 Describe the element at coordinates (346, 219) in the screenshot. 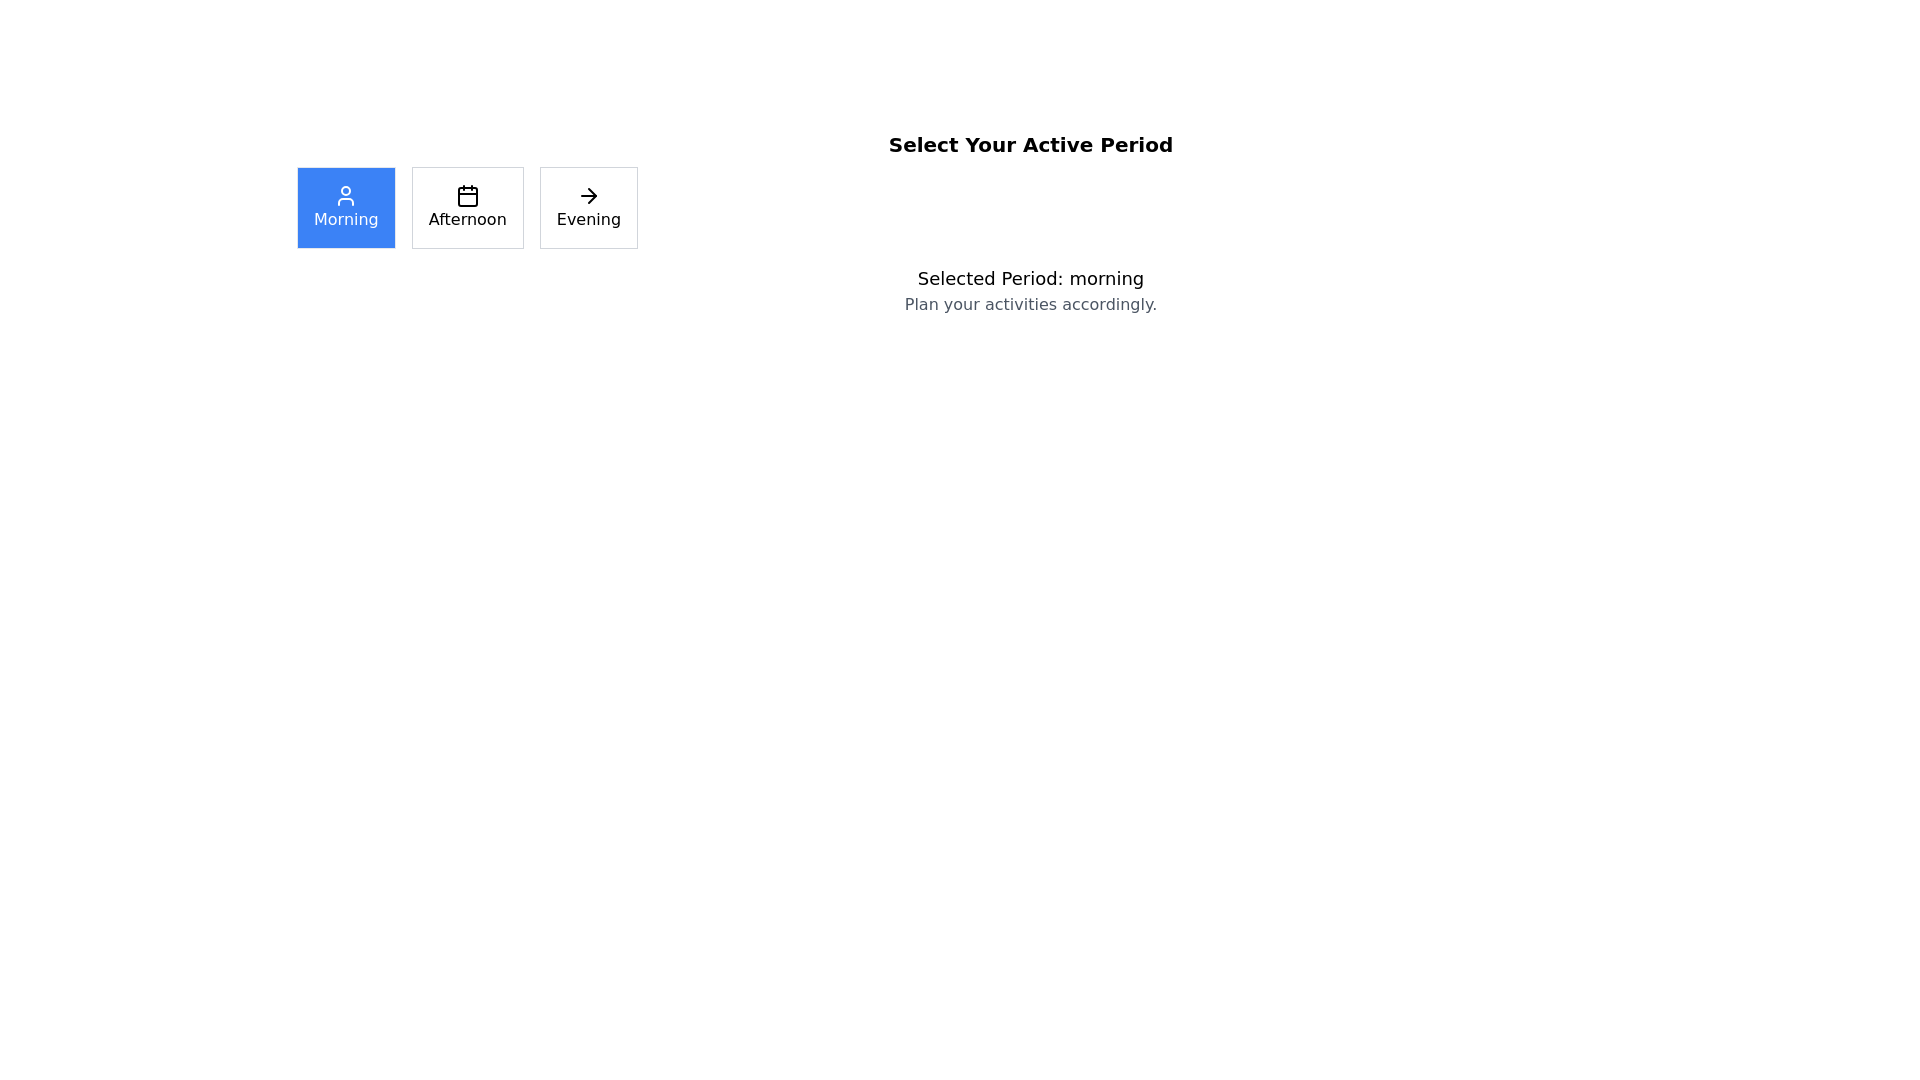

I see `the 'Morning' text label, which is displayed in white on a blue rectangular background, positioned below a user silhouette icon` at that location.